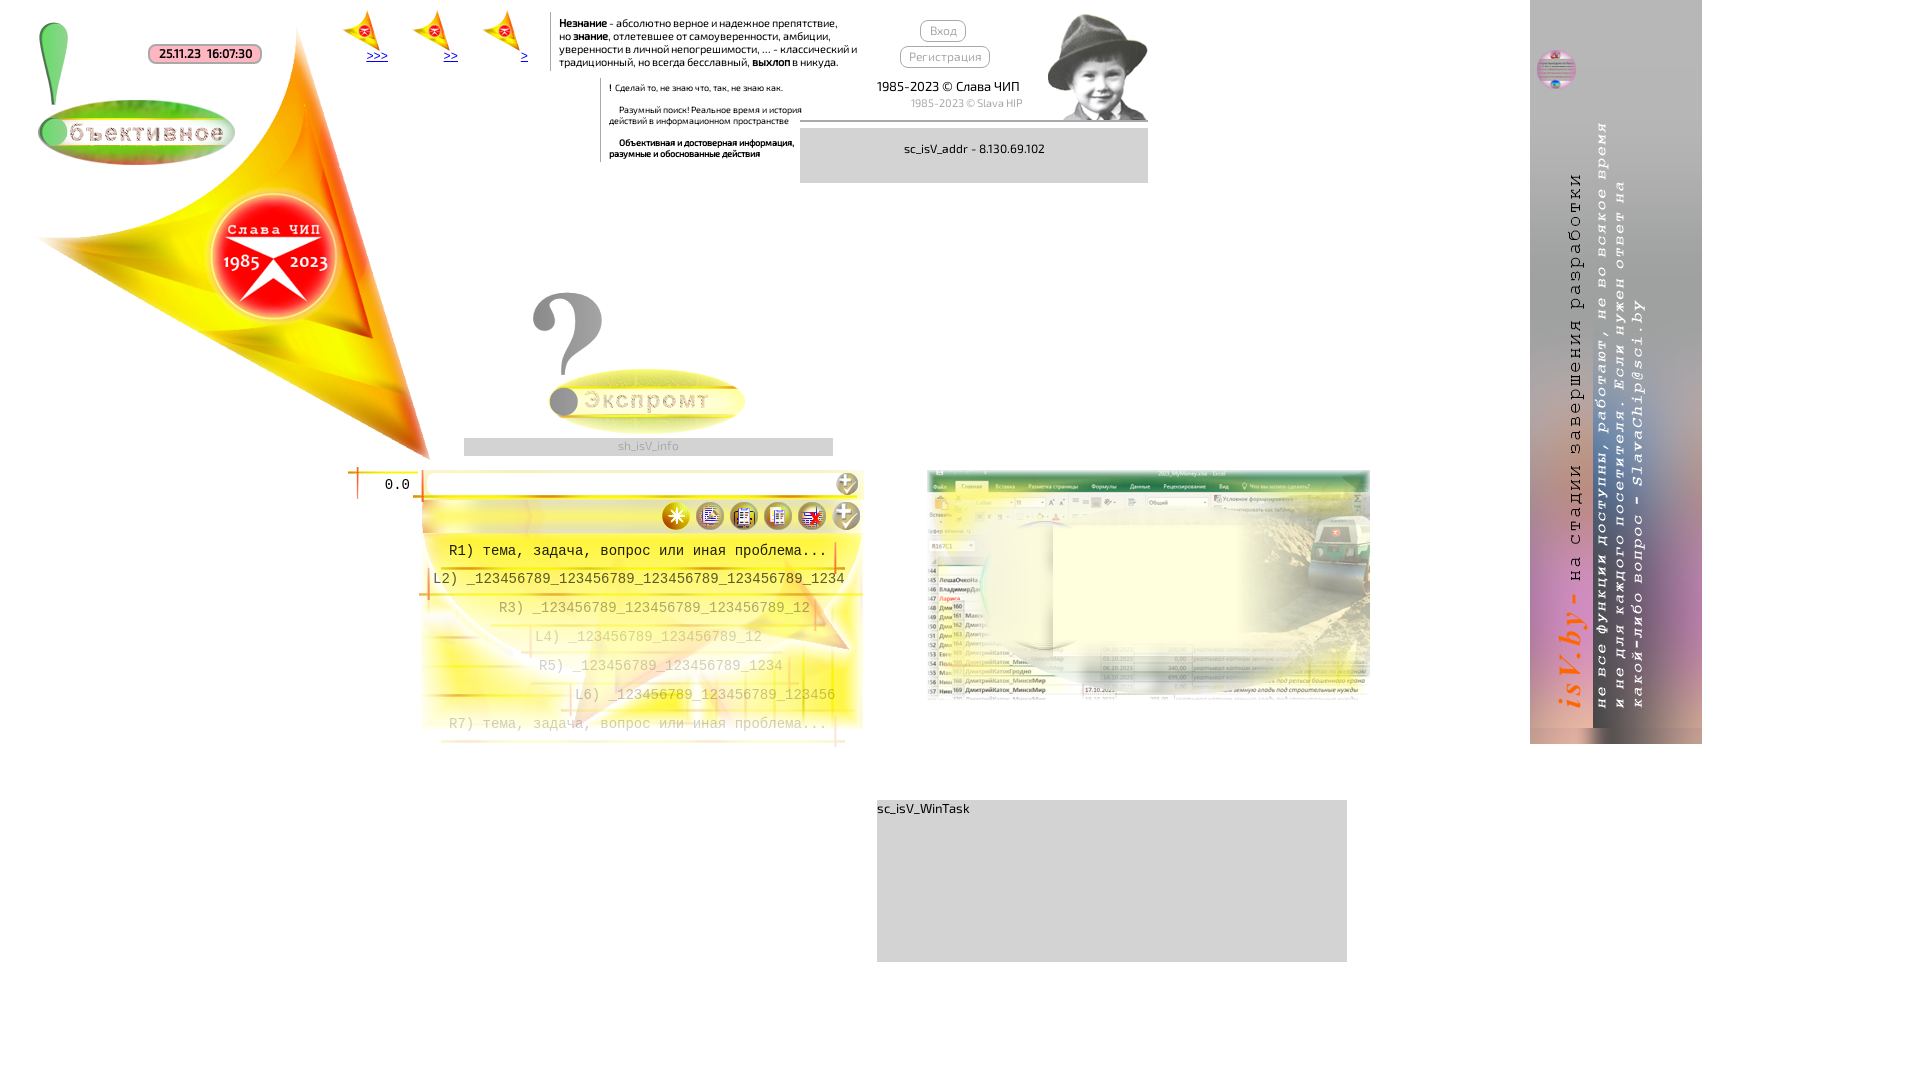 Image resolution: width=1920 pixels, height=1080 pixels. What do you see at coordinates (504, 39) in the screenshot?
I see `'>'` at bounding box center [504, 39].